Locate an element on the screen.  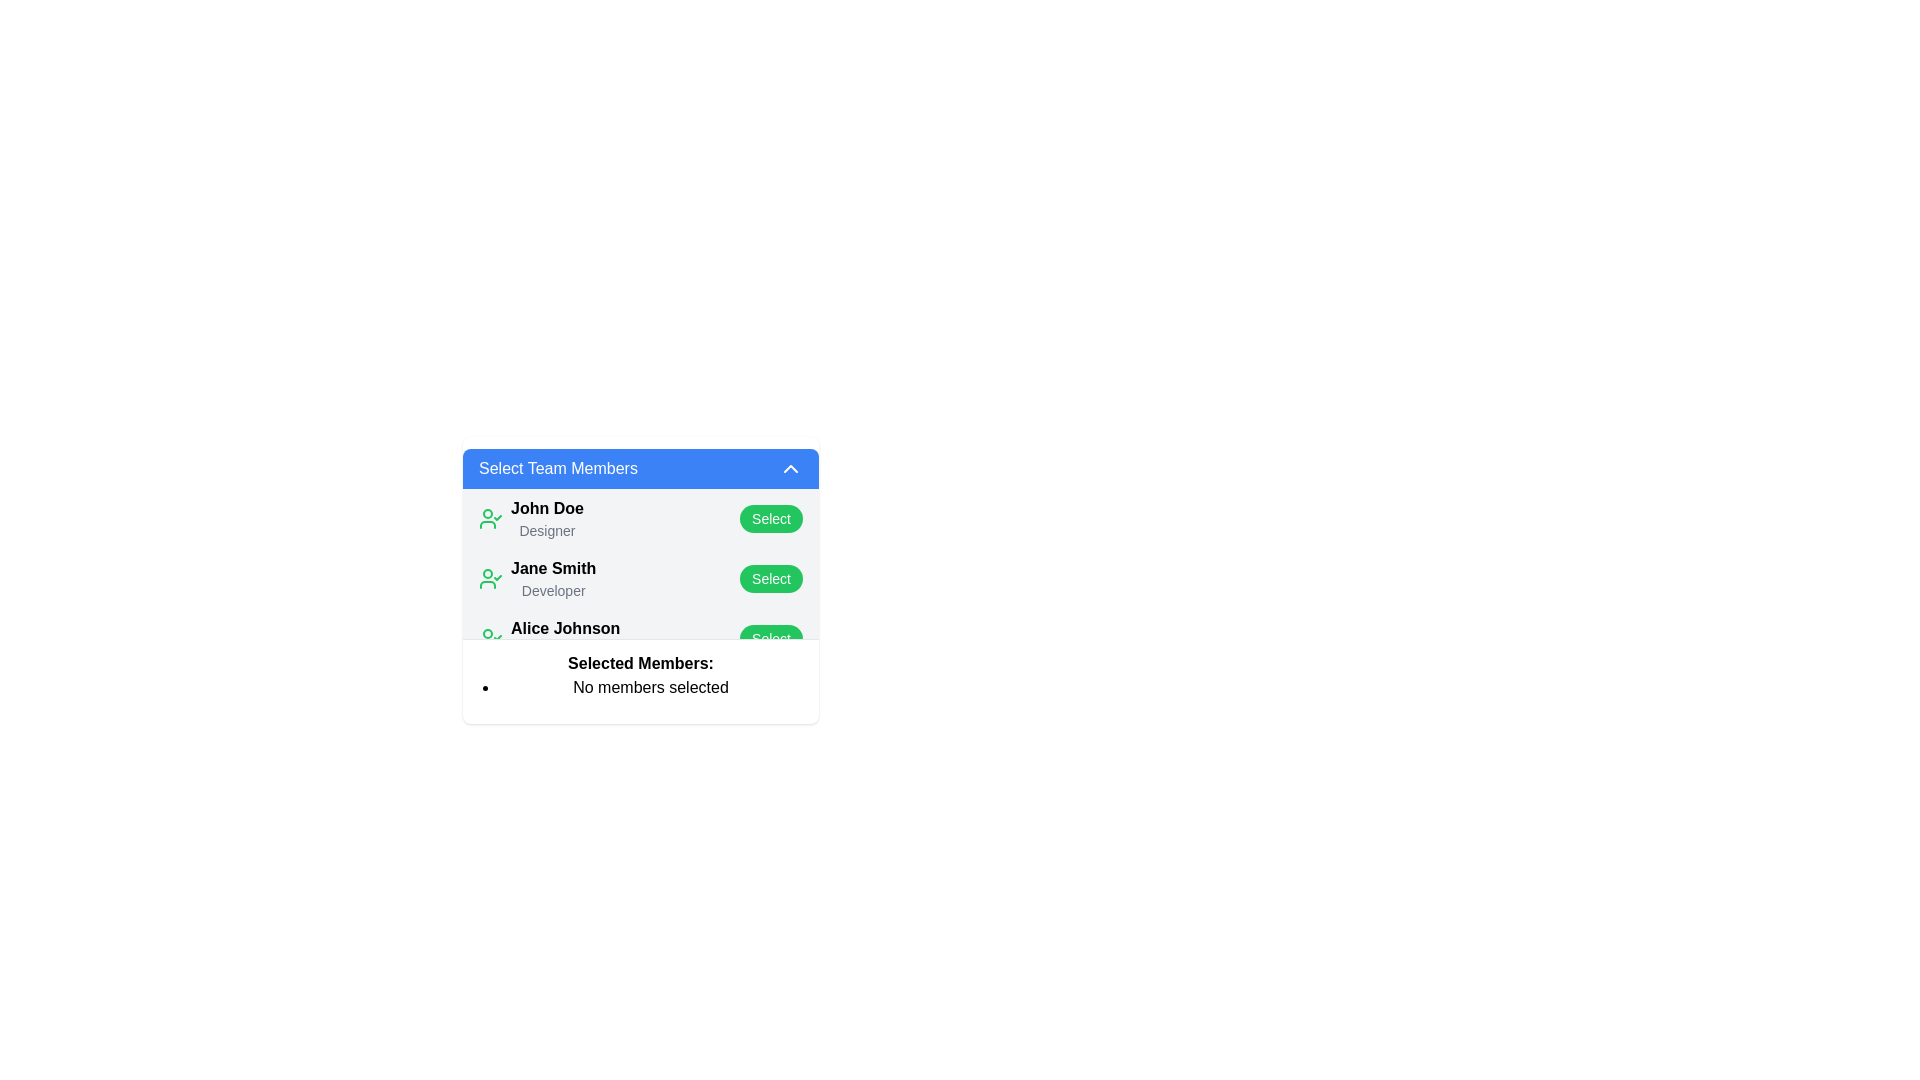
the text label displaying 'Developer', which is located below 'Jane Smith' and above the 'Select' button is located at coordinates (553, 589).